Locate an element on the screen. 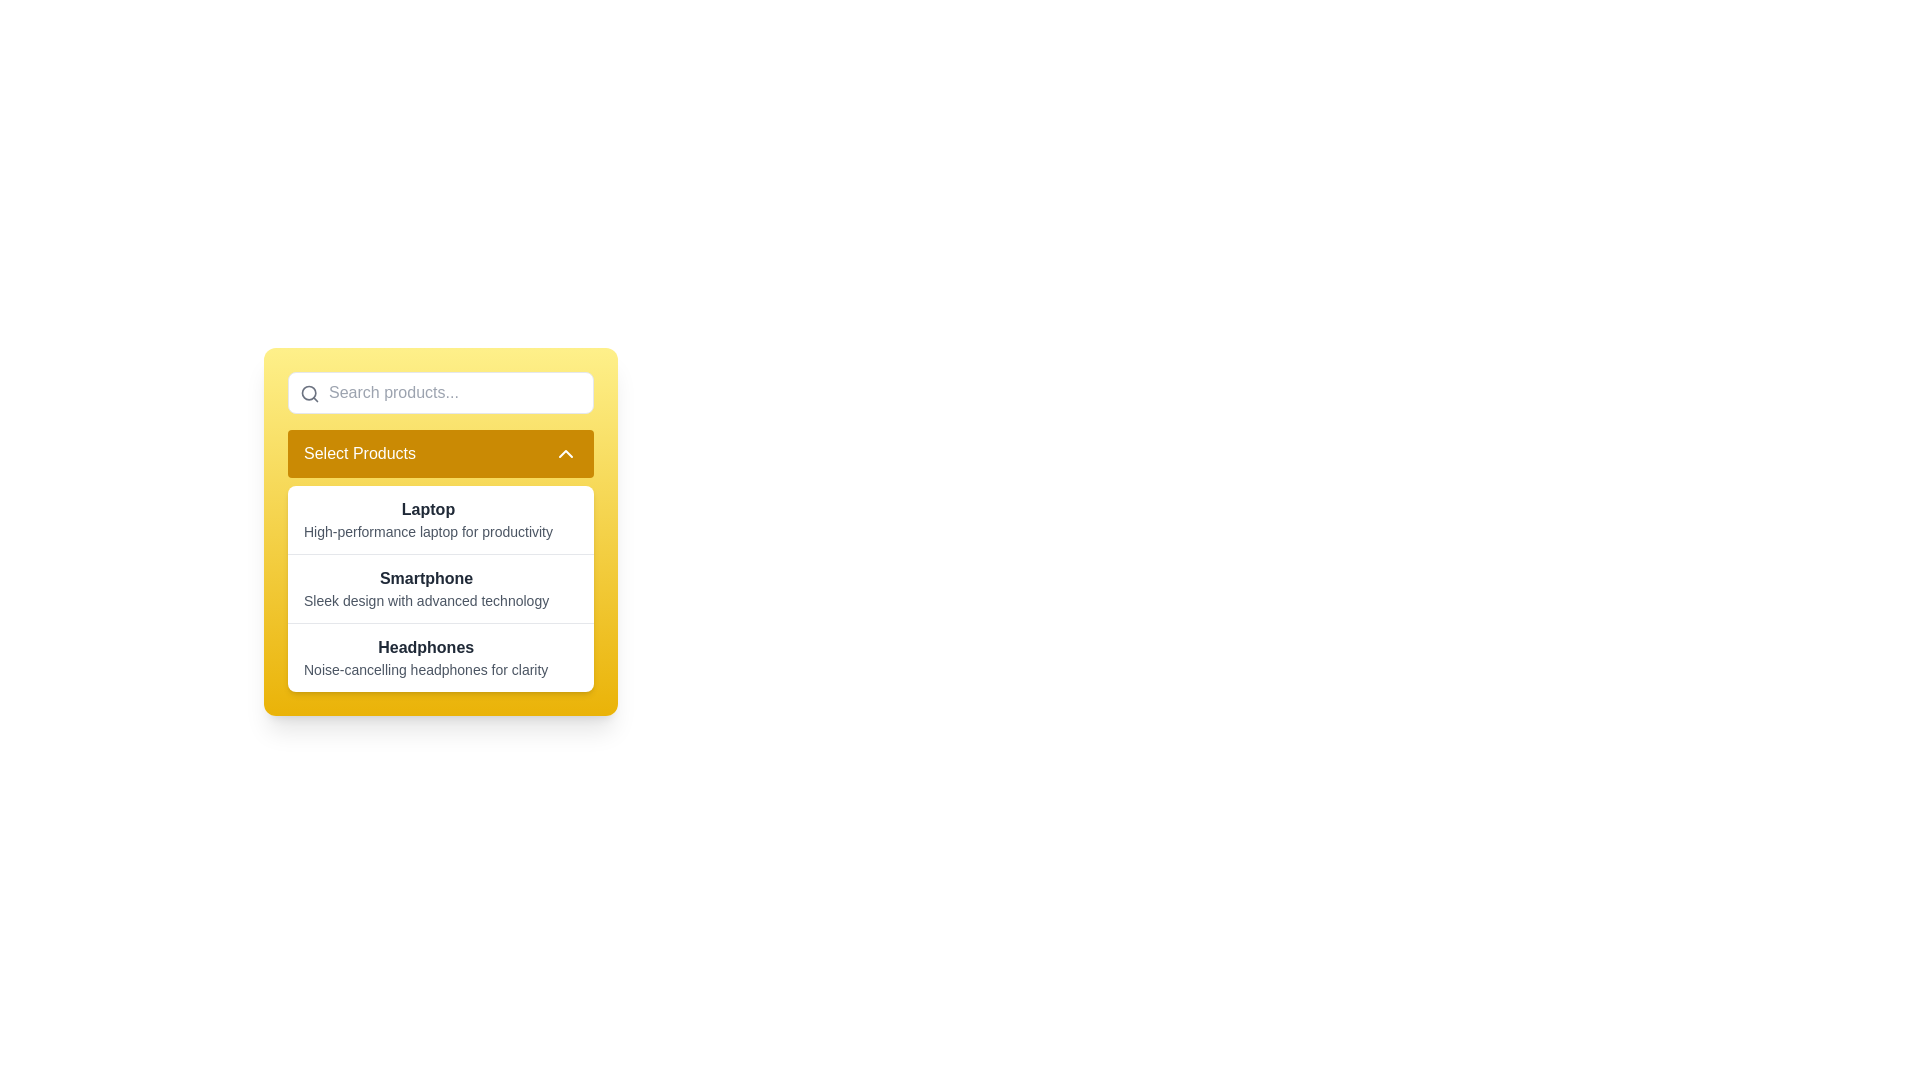 This screenshot has width=1920, height=1080. the text label titled 'Smartphone' with the description 'Sleek design with advanced technology' is located at coordinates (425, 588).